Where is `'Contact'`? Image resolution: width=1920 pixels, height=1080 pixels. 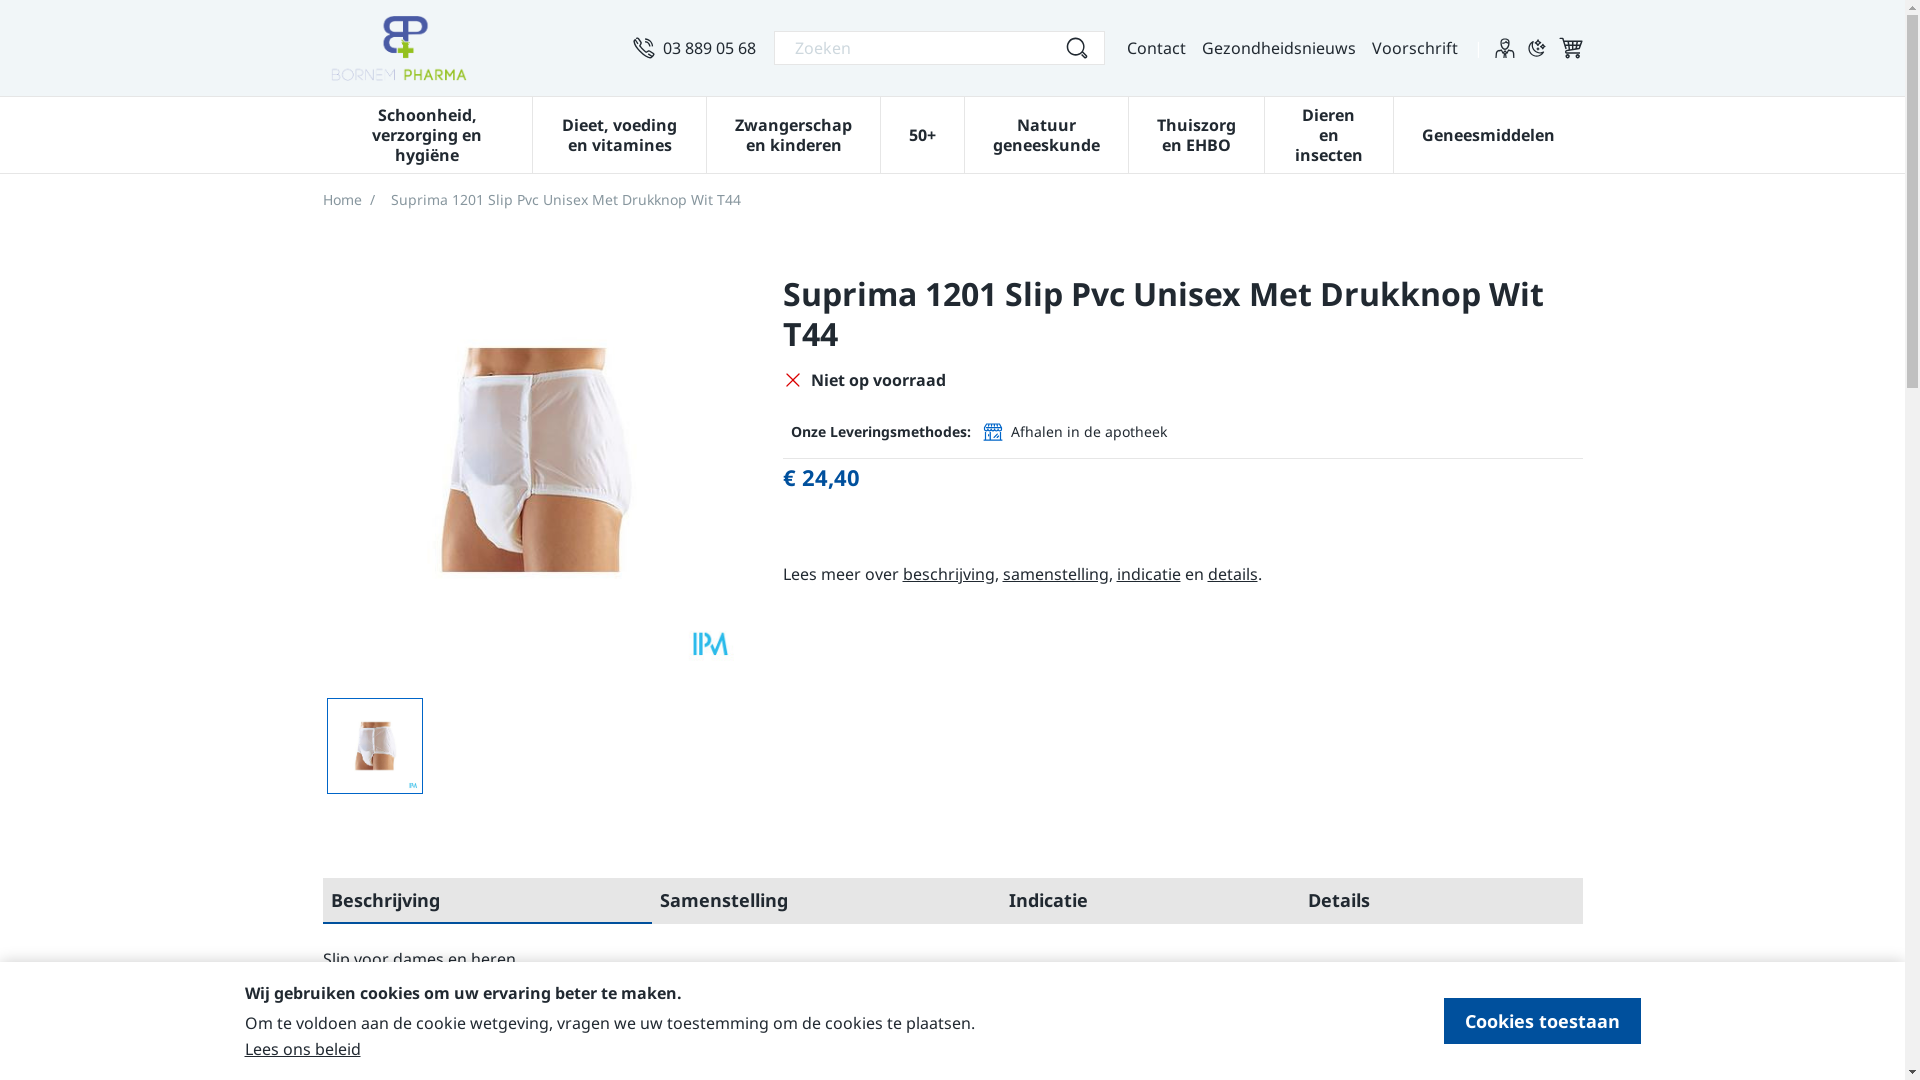
'Contact' is located at coordinates (1155, 46).